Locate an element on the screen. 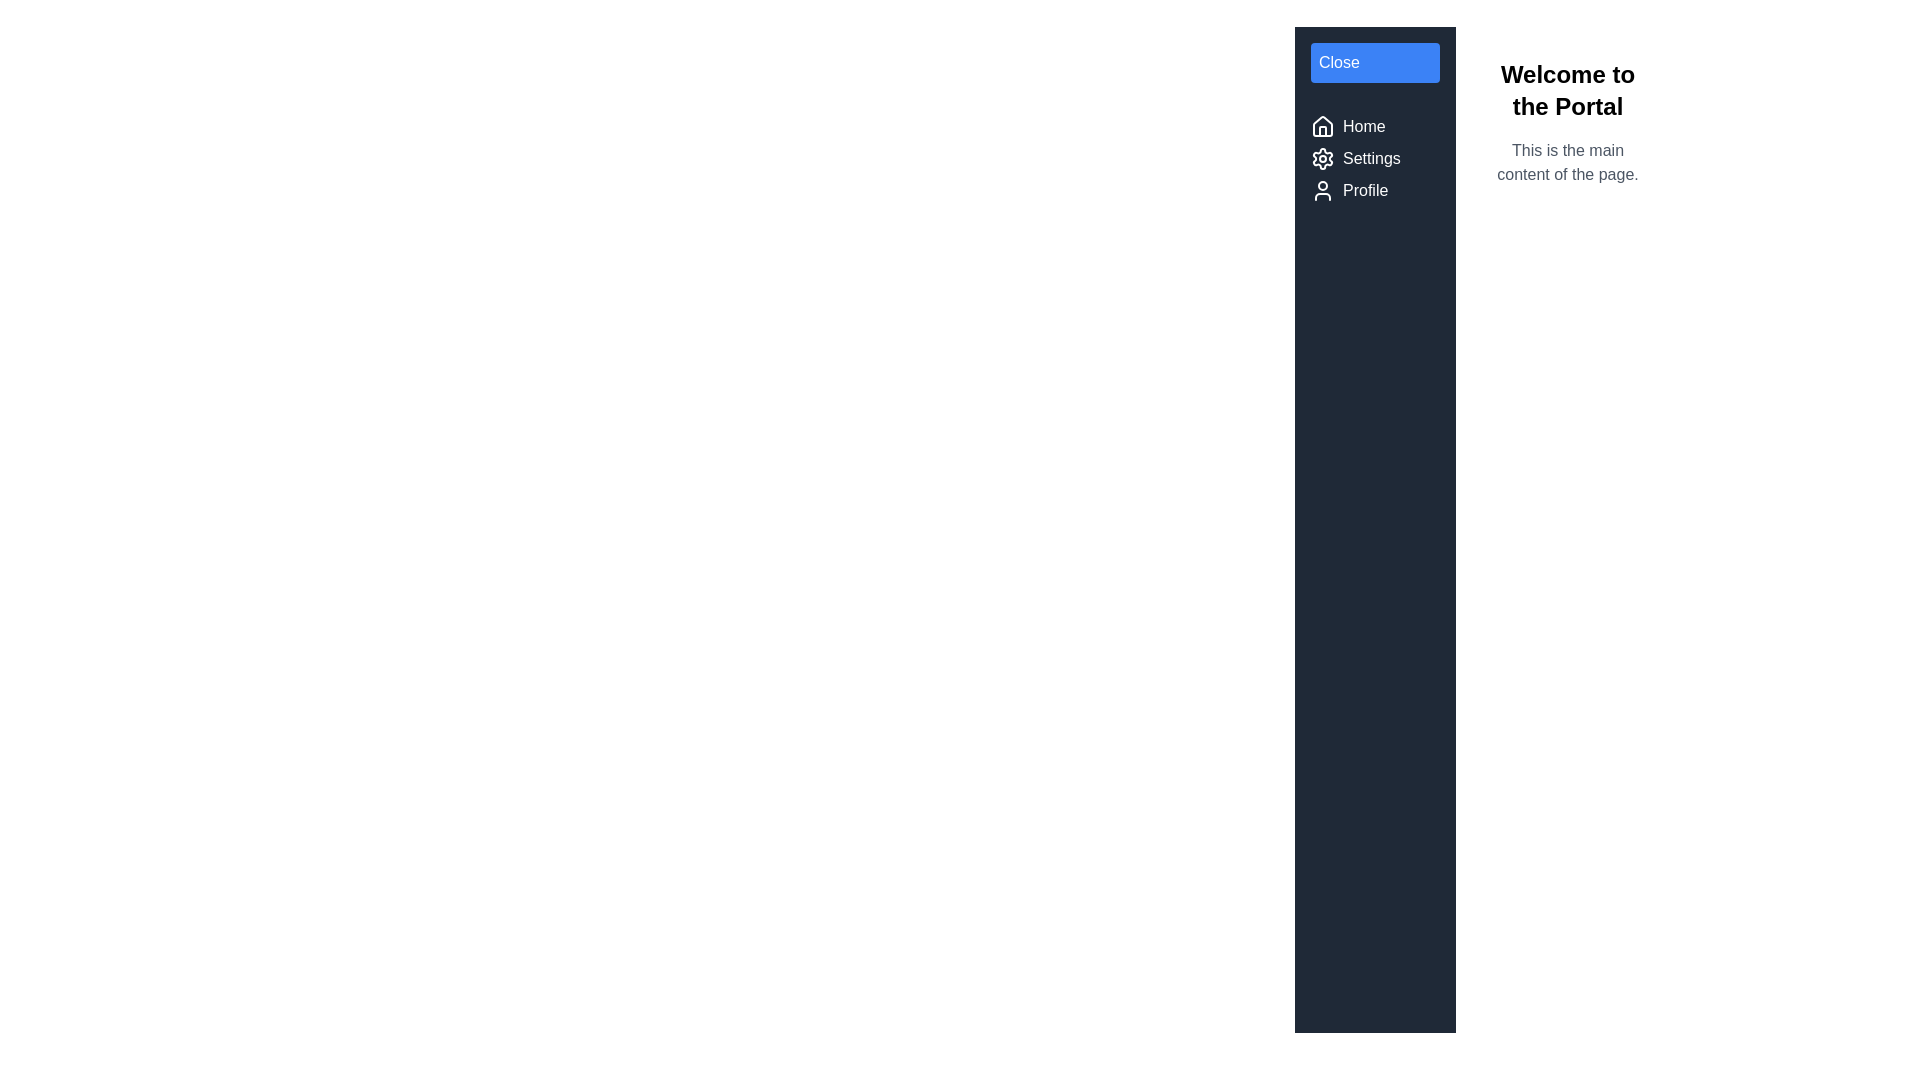 This screenshot has width=1920, height=1080. the third navigation link is located at coordinates (1374, 191).